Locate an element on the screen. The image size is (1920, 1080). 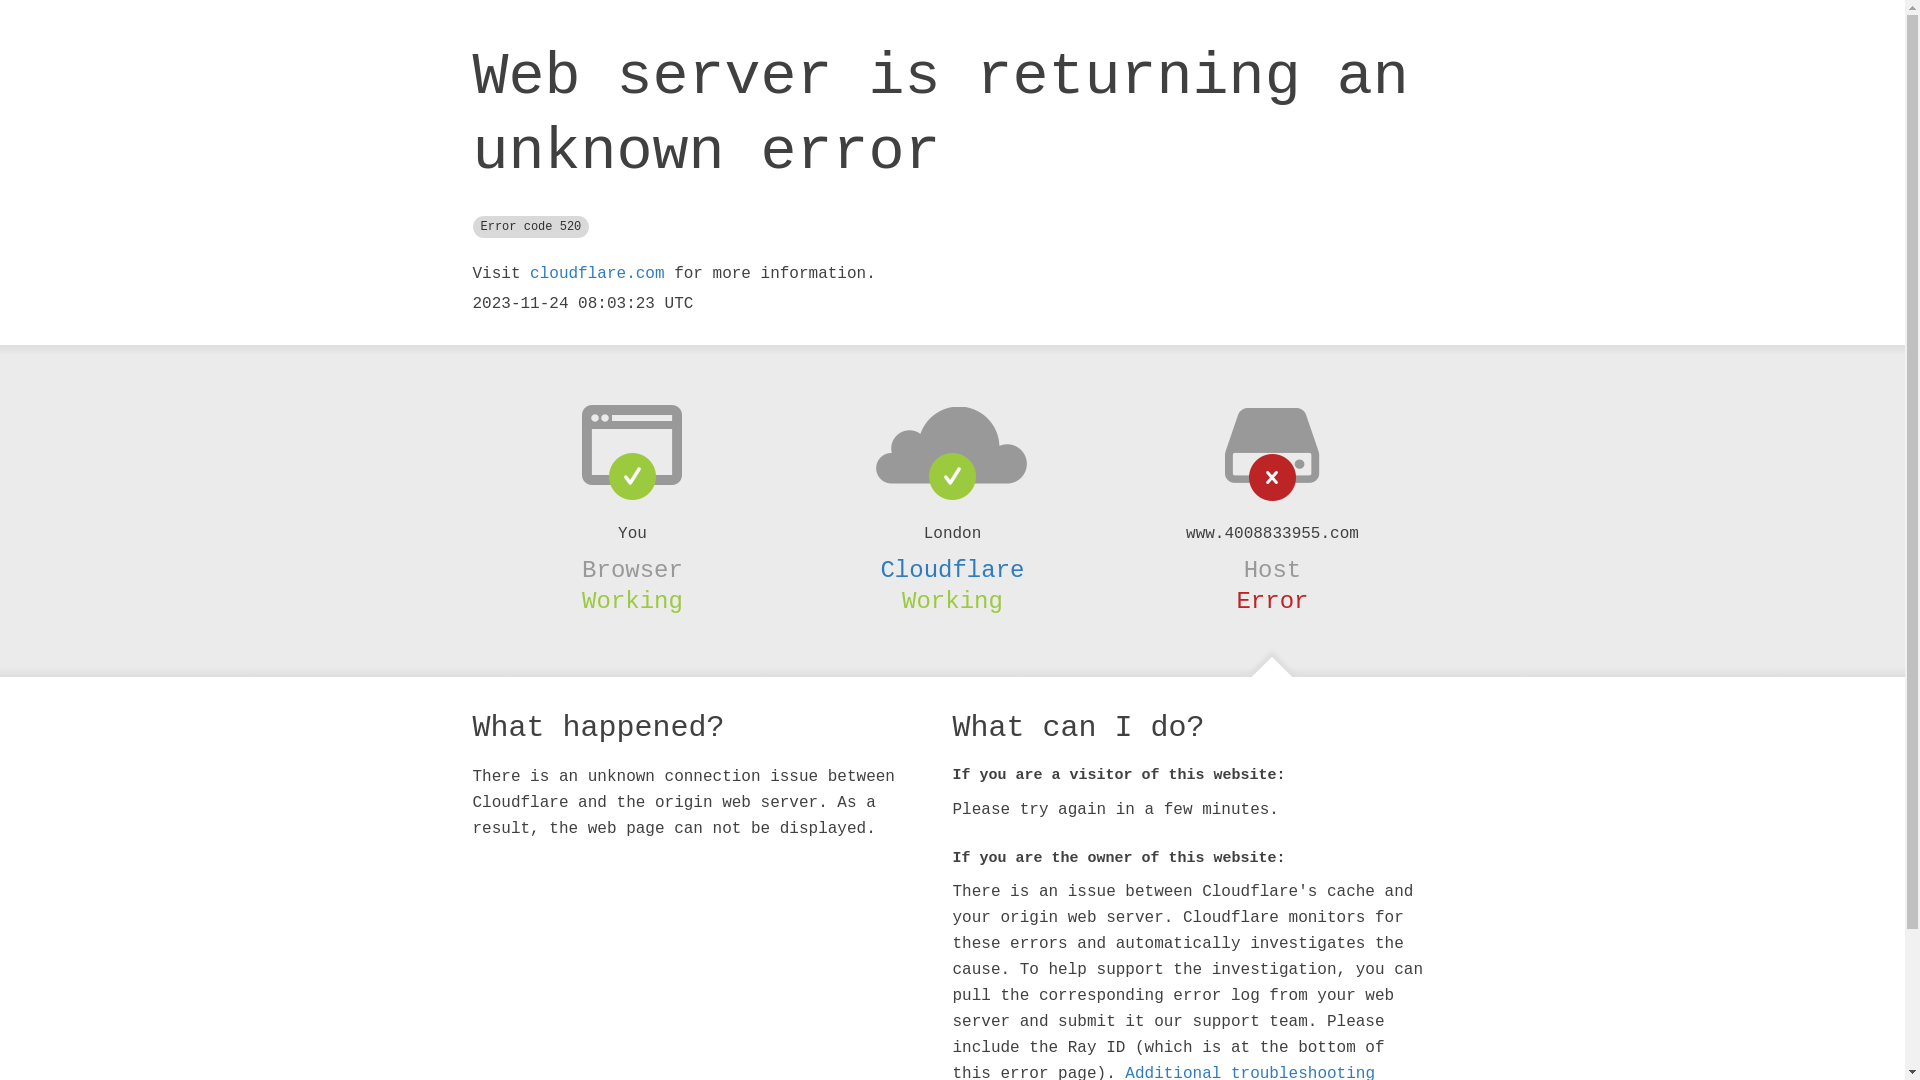
'cloudflare.com' is located at coordinates (595, 273).